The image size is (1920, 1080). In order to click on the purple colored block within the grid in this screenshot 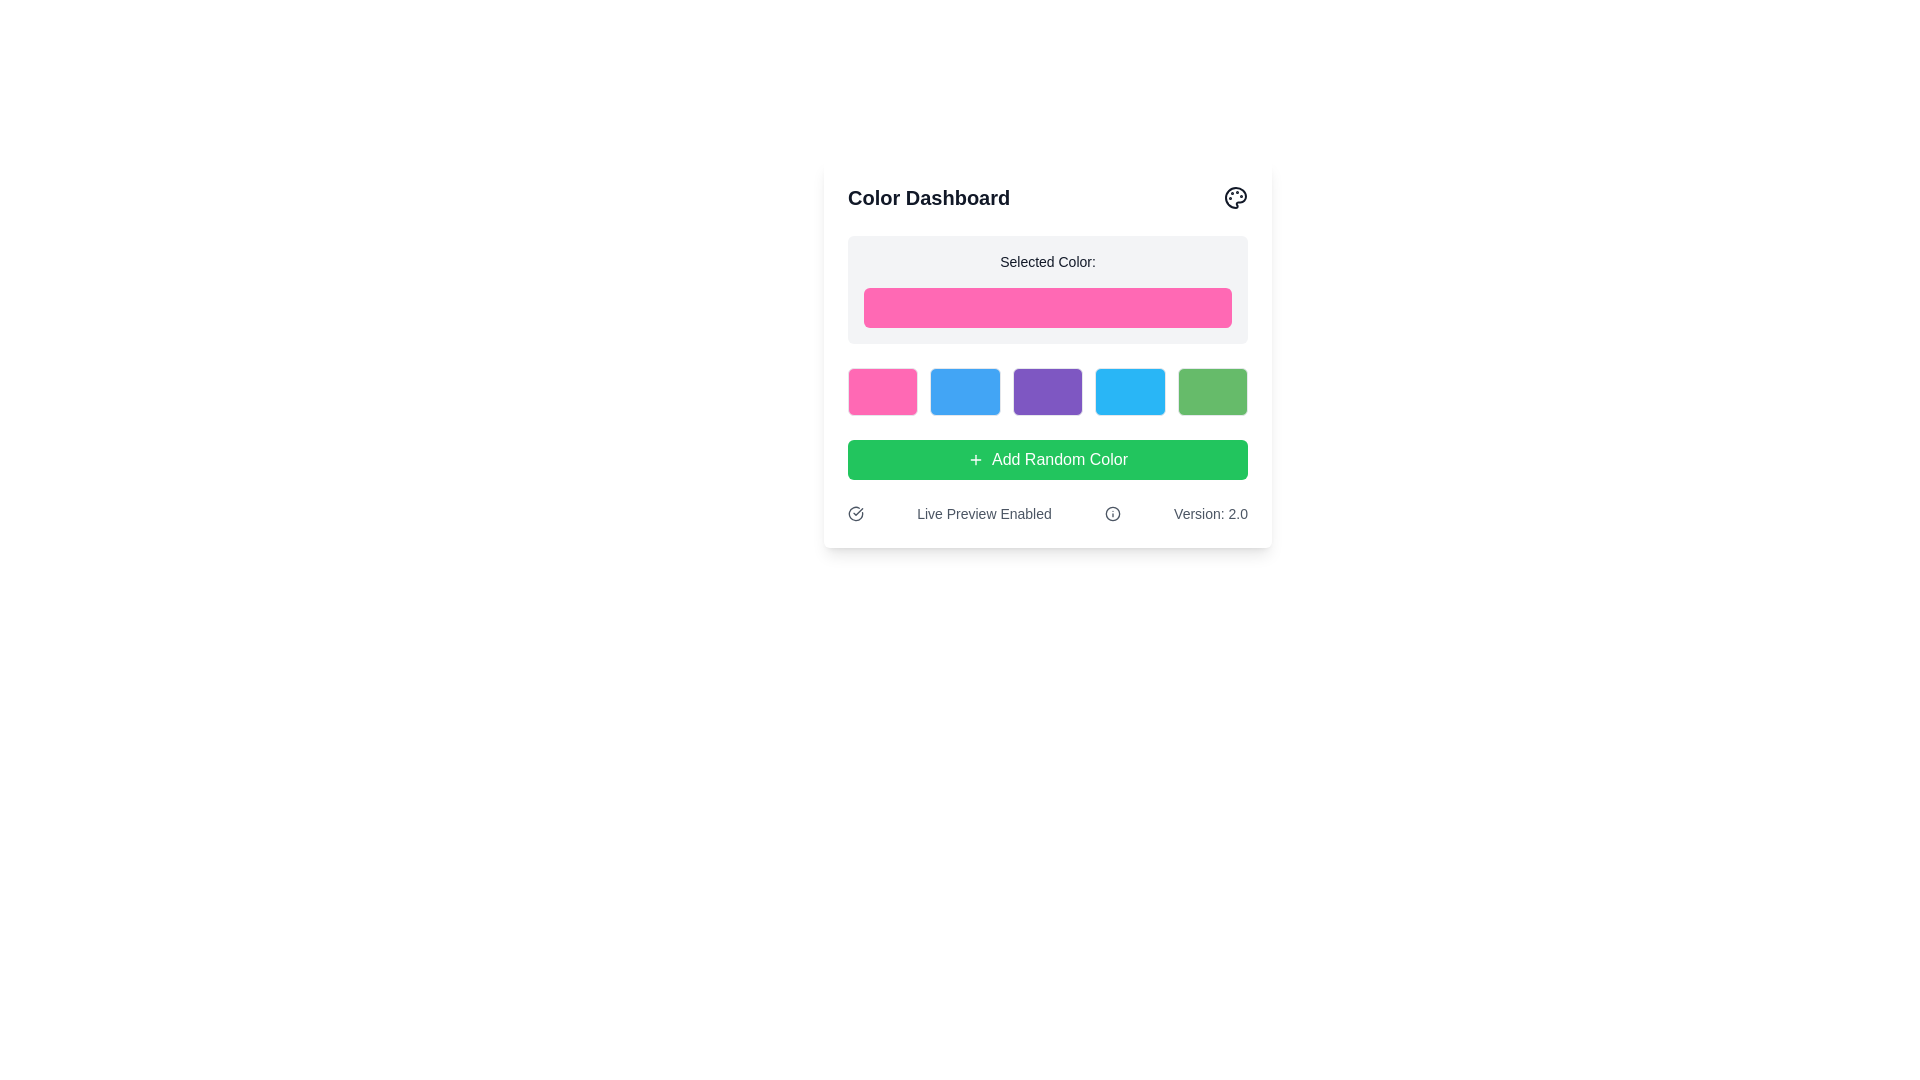, I will do `click(1046, 392)`.